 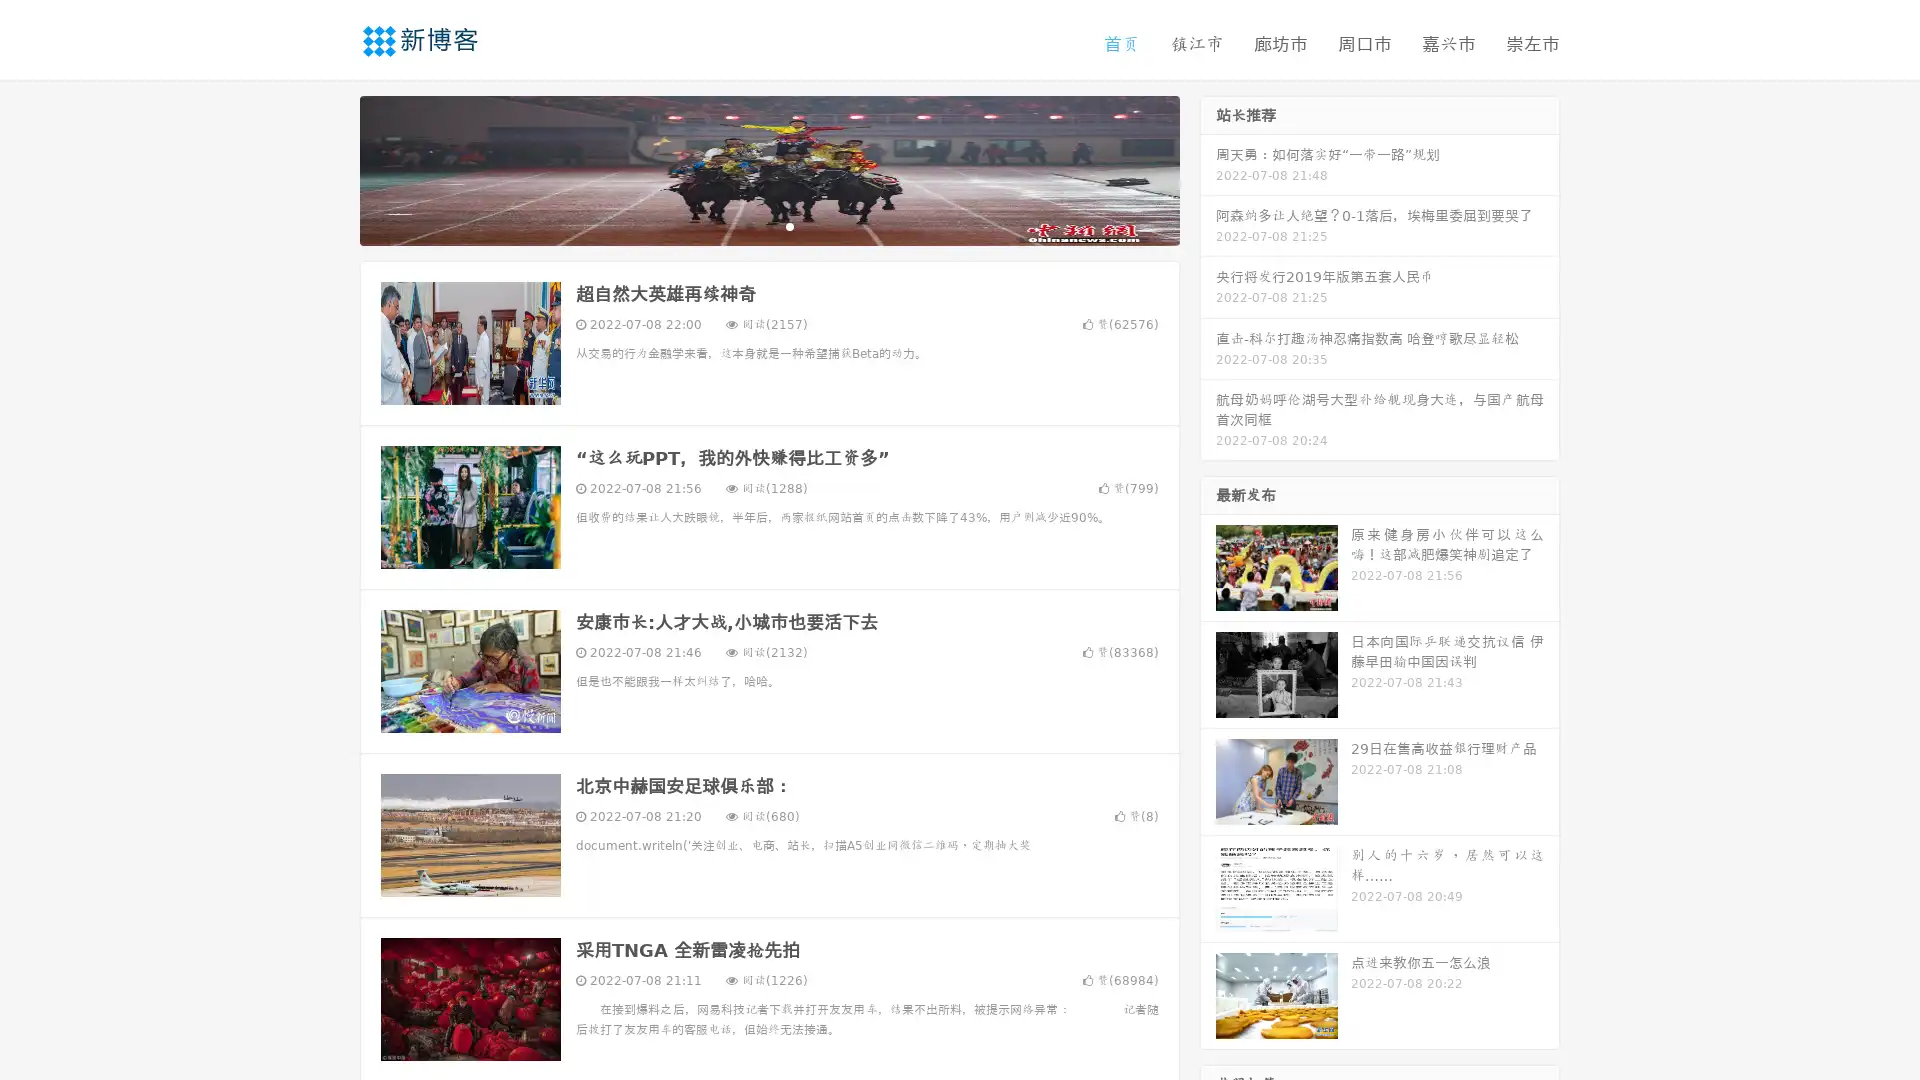 What do you see at coordinates (330, 168) in the screenshot?
I see `Previous slide` at bounding box center [330, 168].